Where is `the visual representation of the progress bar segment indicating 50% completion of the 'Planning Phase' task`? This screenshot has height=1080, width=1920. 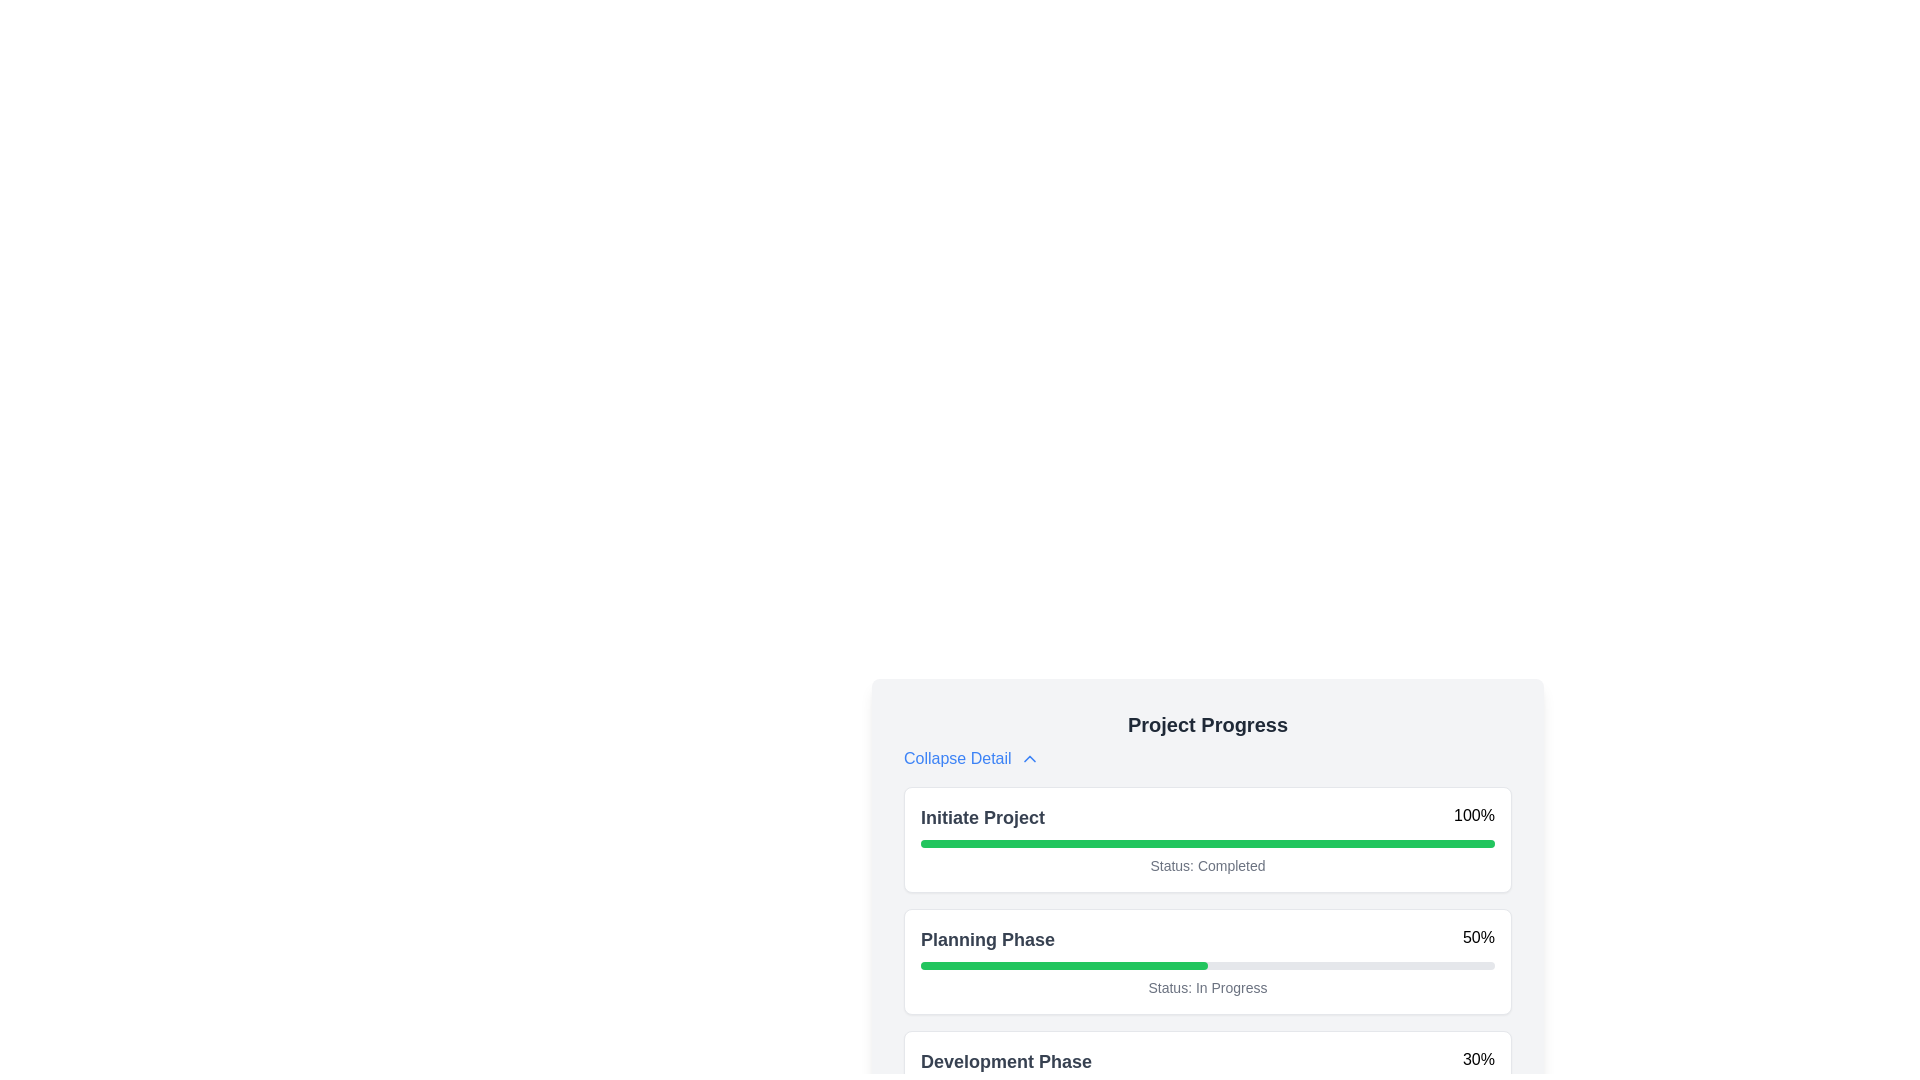
the visual representation of the progress bar segment indicating 50% completion of the 'Planning Phase' task is located at coordinates (1063, 964).